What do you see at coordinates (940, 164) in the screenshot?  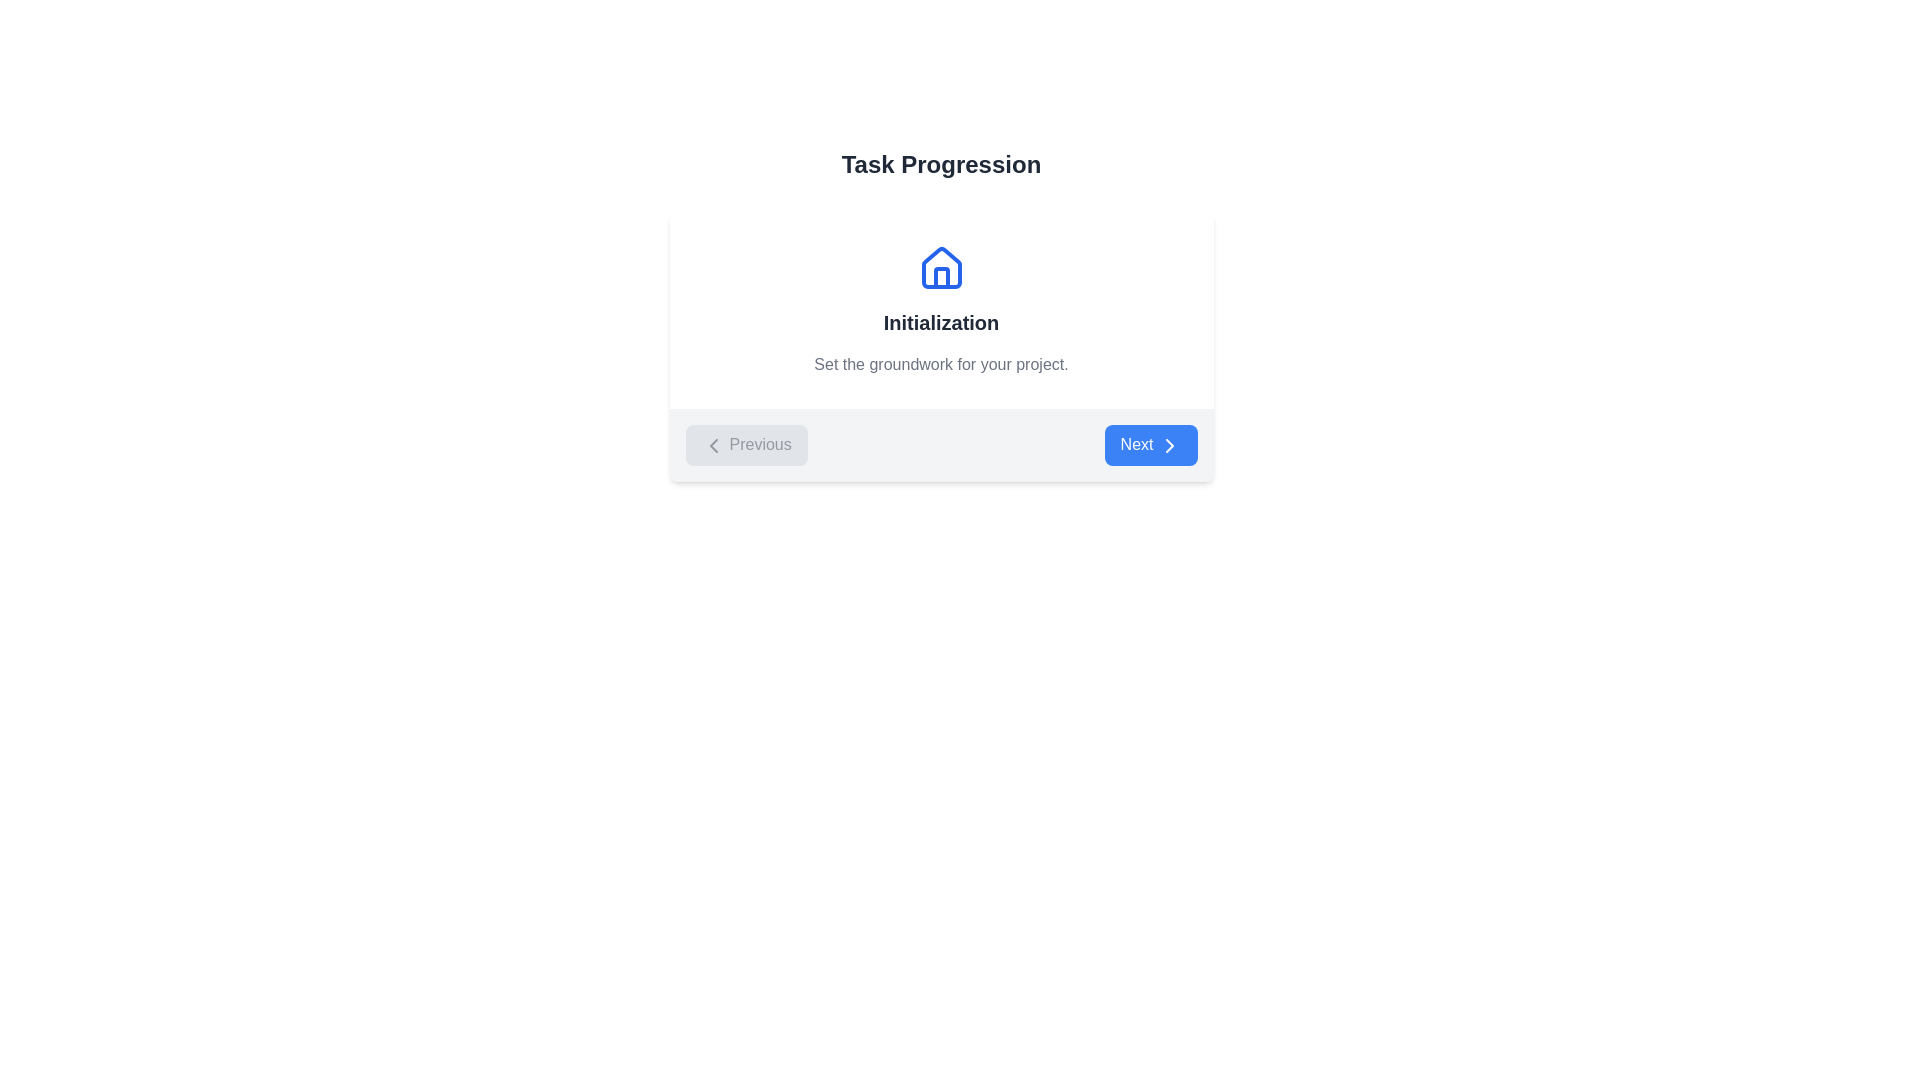 I see `the text element displaying 'Task Progression' which serves as a header for the section` at bounding box center [940, 164].